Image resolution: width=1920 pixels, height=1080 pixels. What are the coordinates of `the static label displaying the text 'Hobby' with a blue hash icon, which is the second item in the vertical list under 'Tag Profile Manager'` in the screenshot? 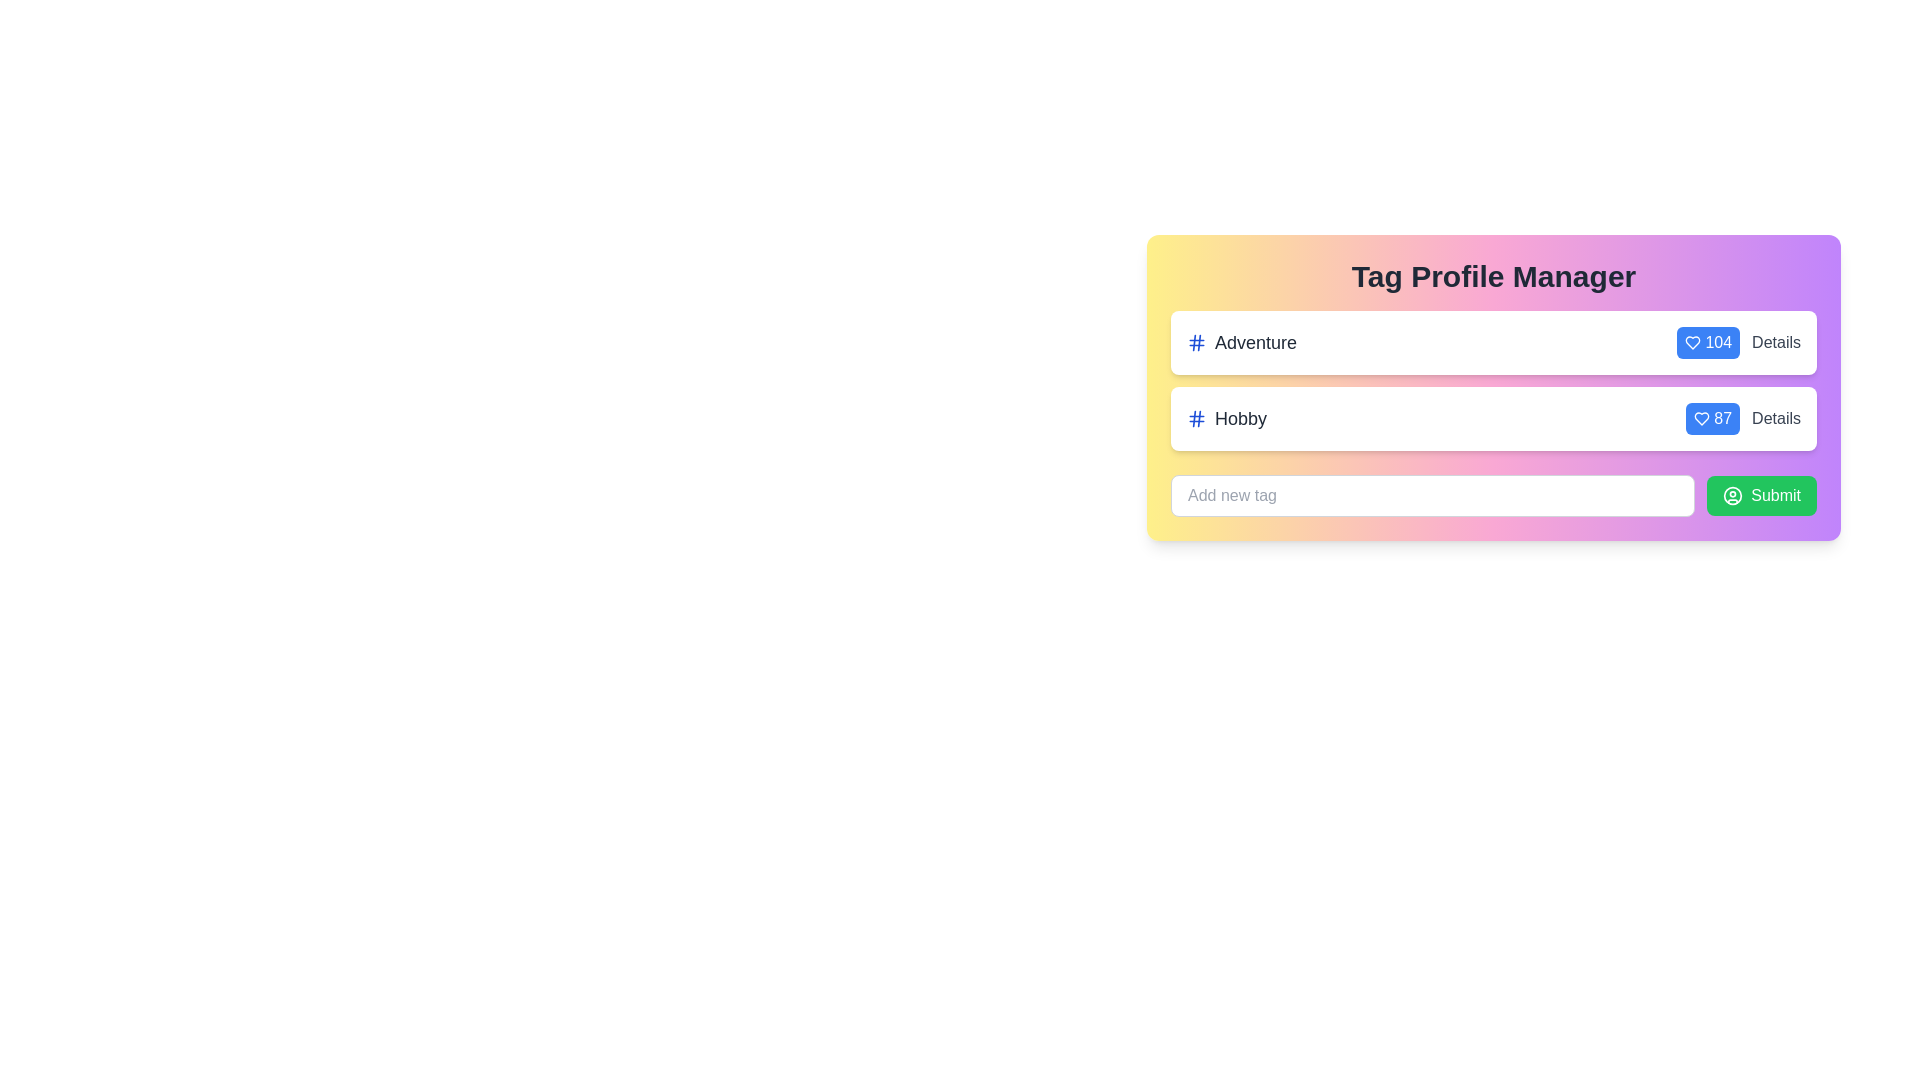 It's located at (1226, 418).